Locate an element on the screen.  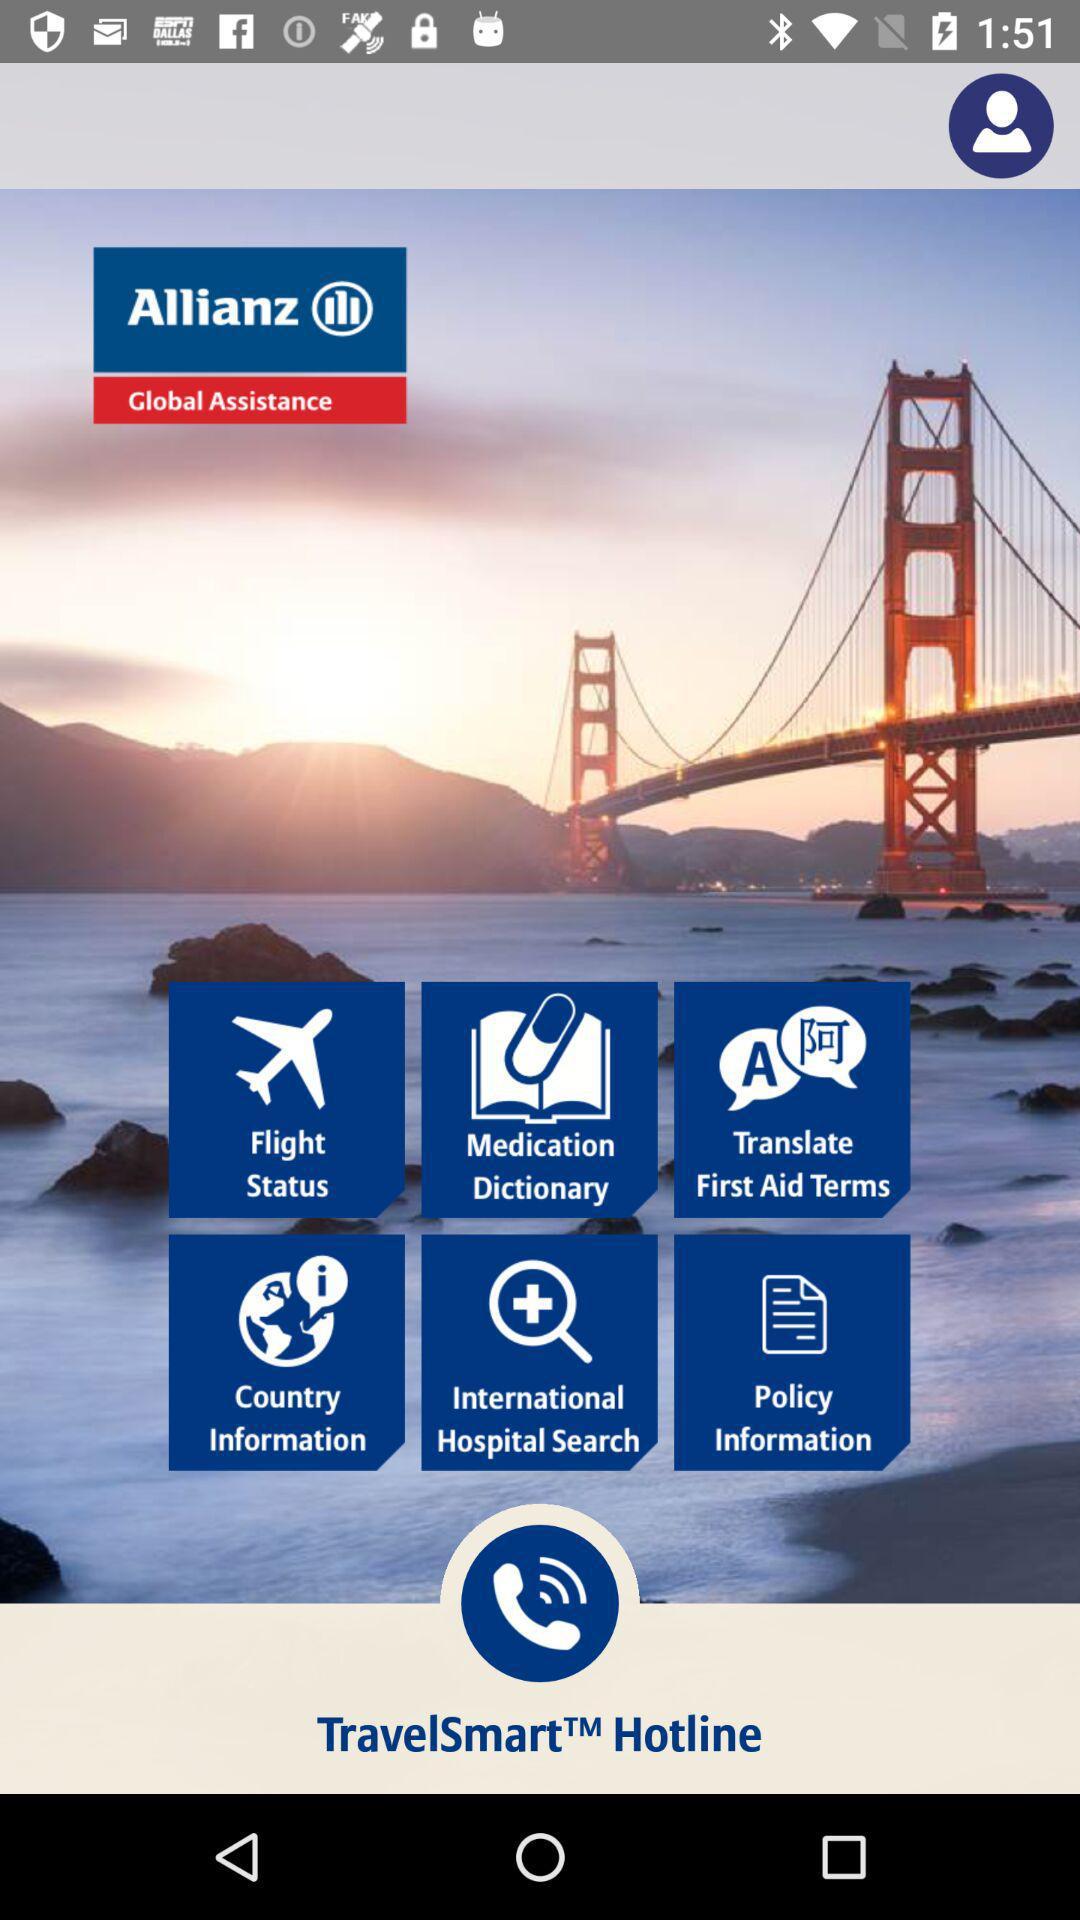
flight status is located at coordinates (286, 1098).